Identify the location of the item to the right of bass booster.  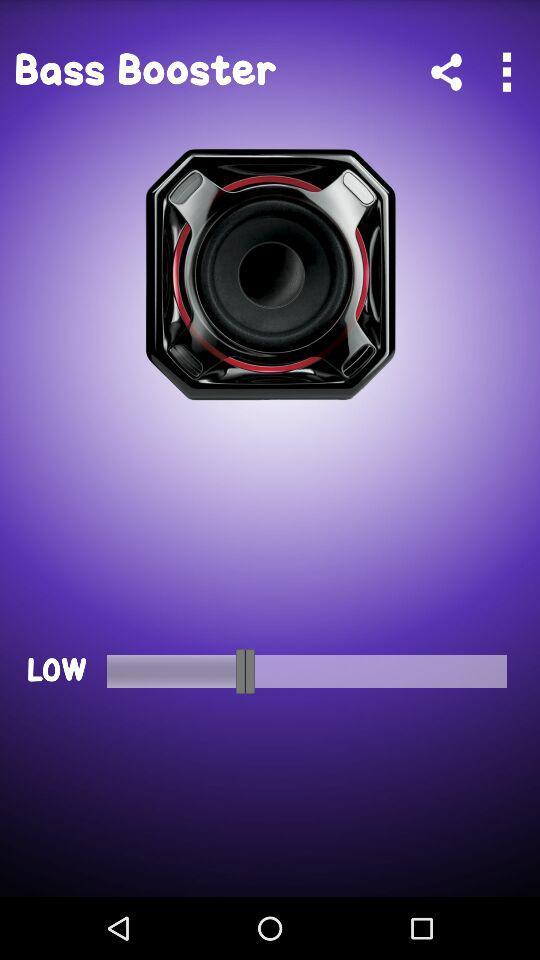
(446, 72).